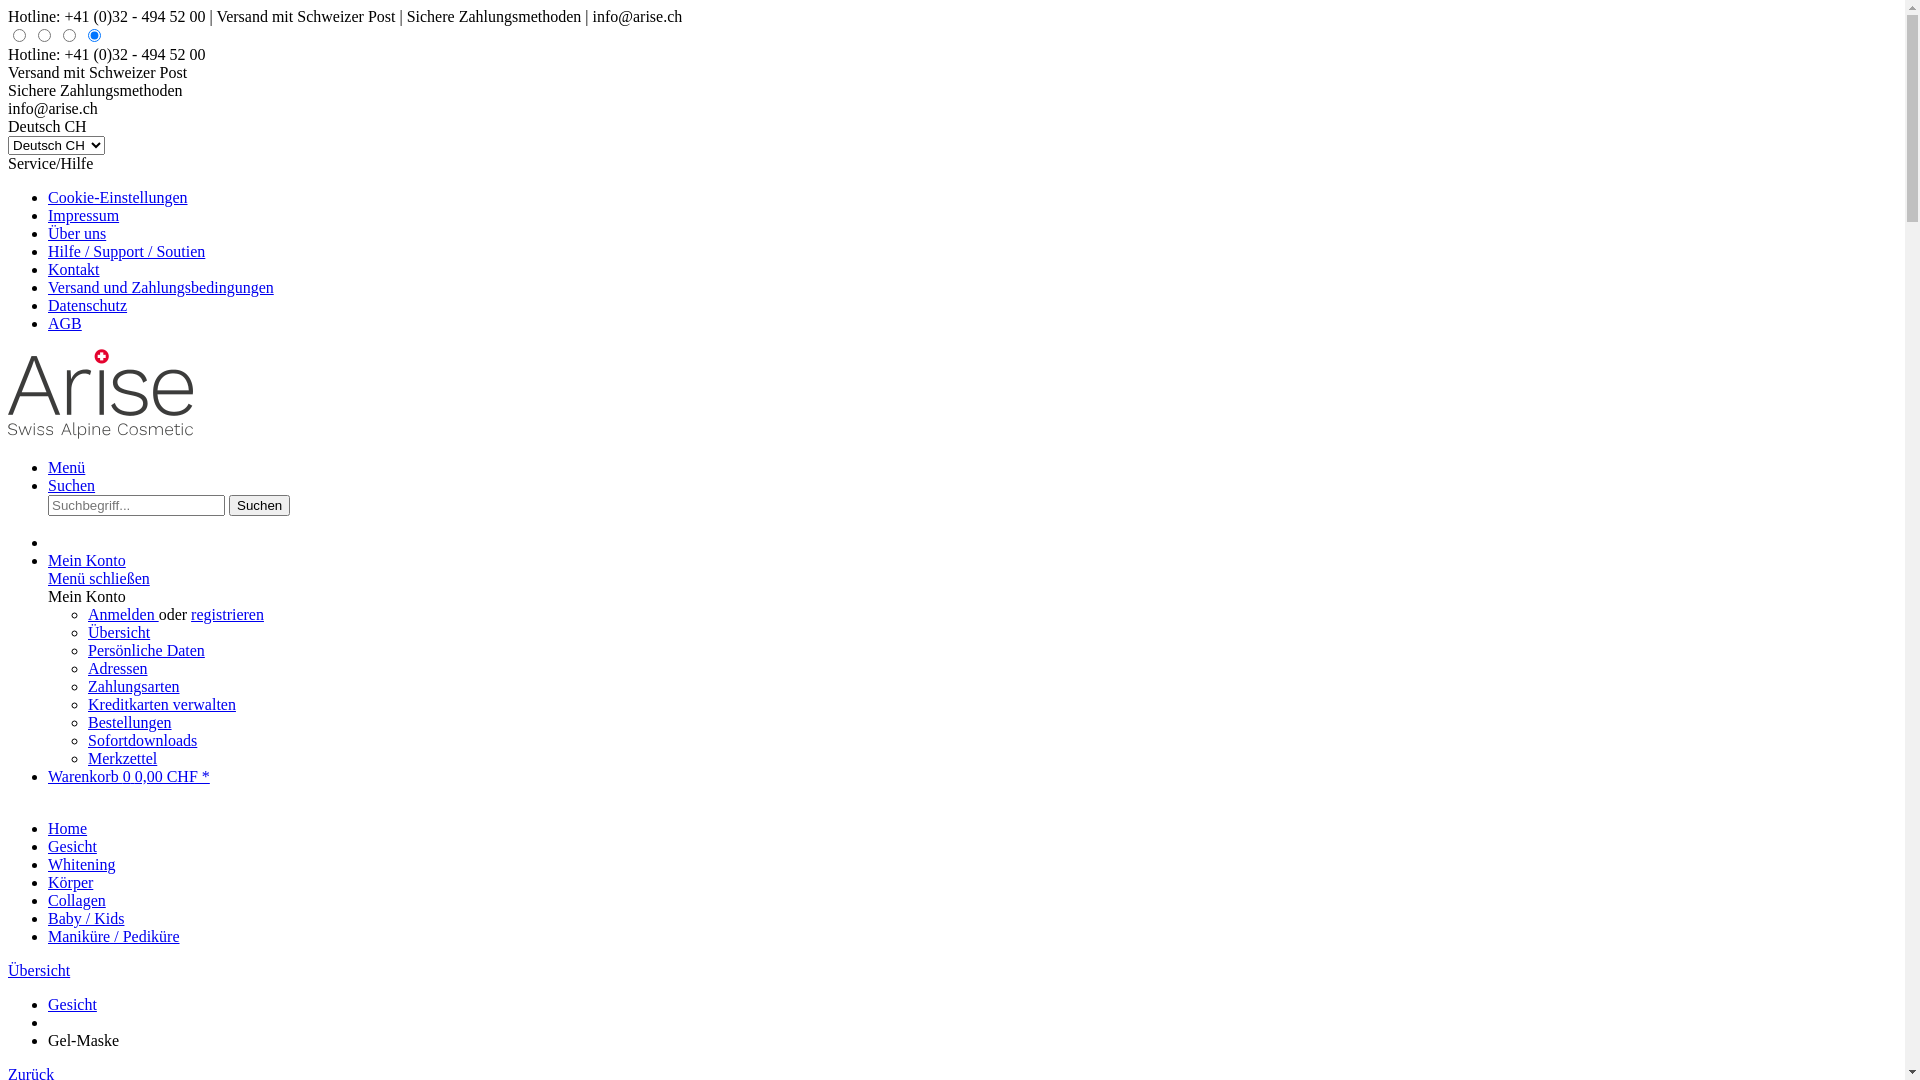  What do you see at coordinates (99, 432) in the screenshot?
I see `'Arise Cosmetic Shop - CH - zur Startseite wechseln'` at bounding box center [99, 432].